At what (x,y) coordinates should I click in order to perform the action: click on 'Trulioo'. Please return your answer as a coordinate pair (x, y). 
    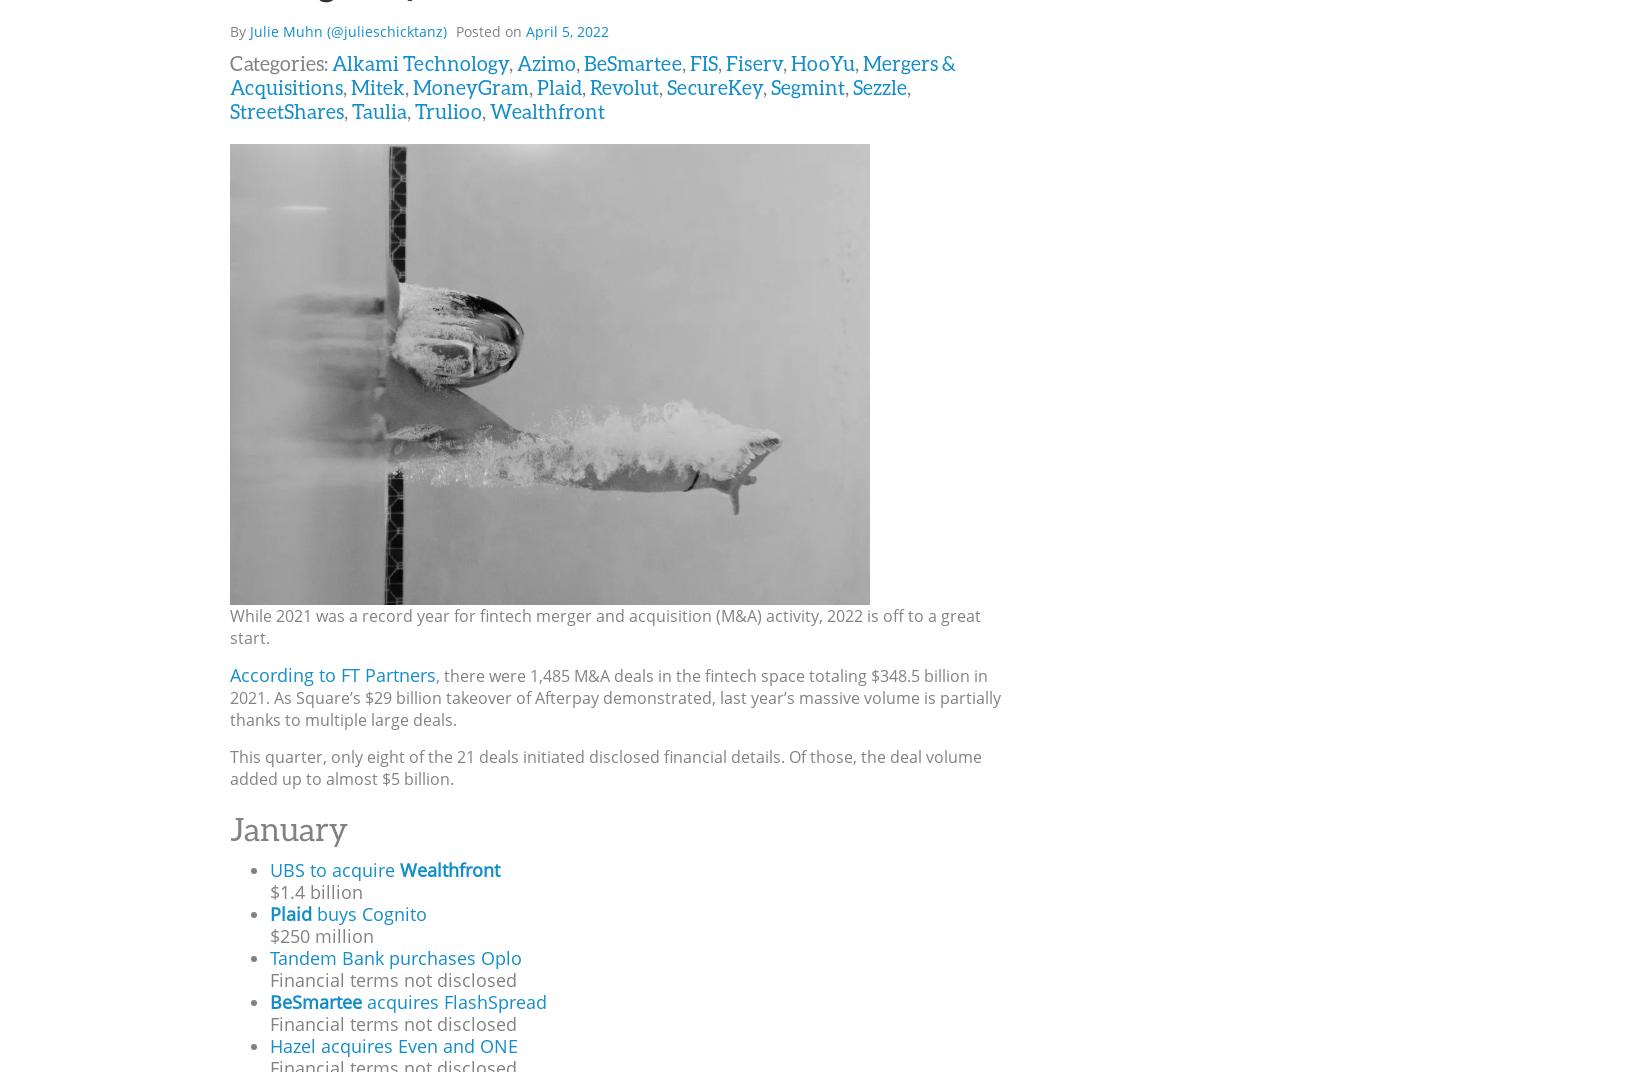
    Looking at the image, I should click on (447, 109).